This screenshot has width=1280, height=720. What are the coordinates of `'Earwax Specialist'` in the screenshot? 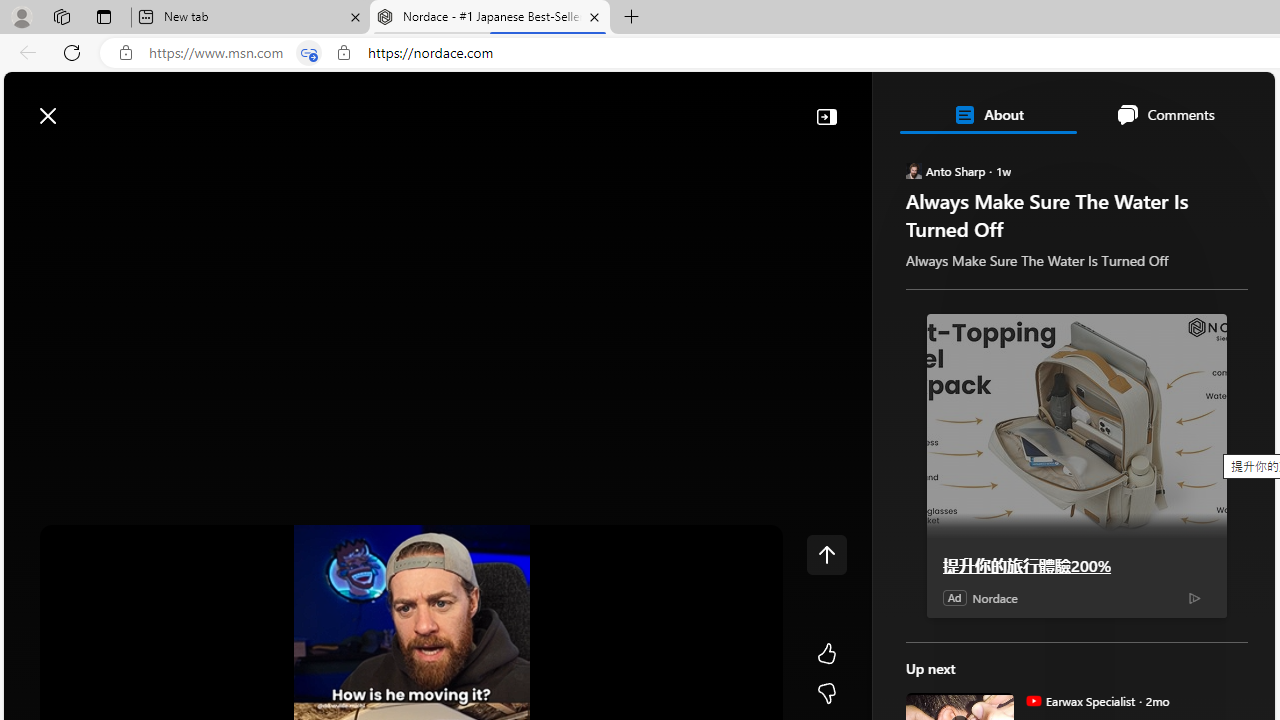 It's located at (1033, 699).